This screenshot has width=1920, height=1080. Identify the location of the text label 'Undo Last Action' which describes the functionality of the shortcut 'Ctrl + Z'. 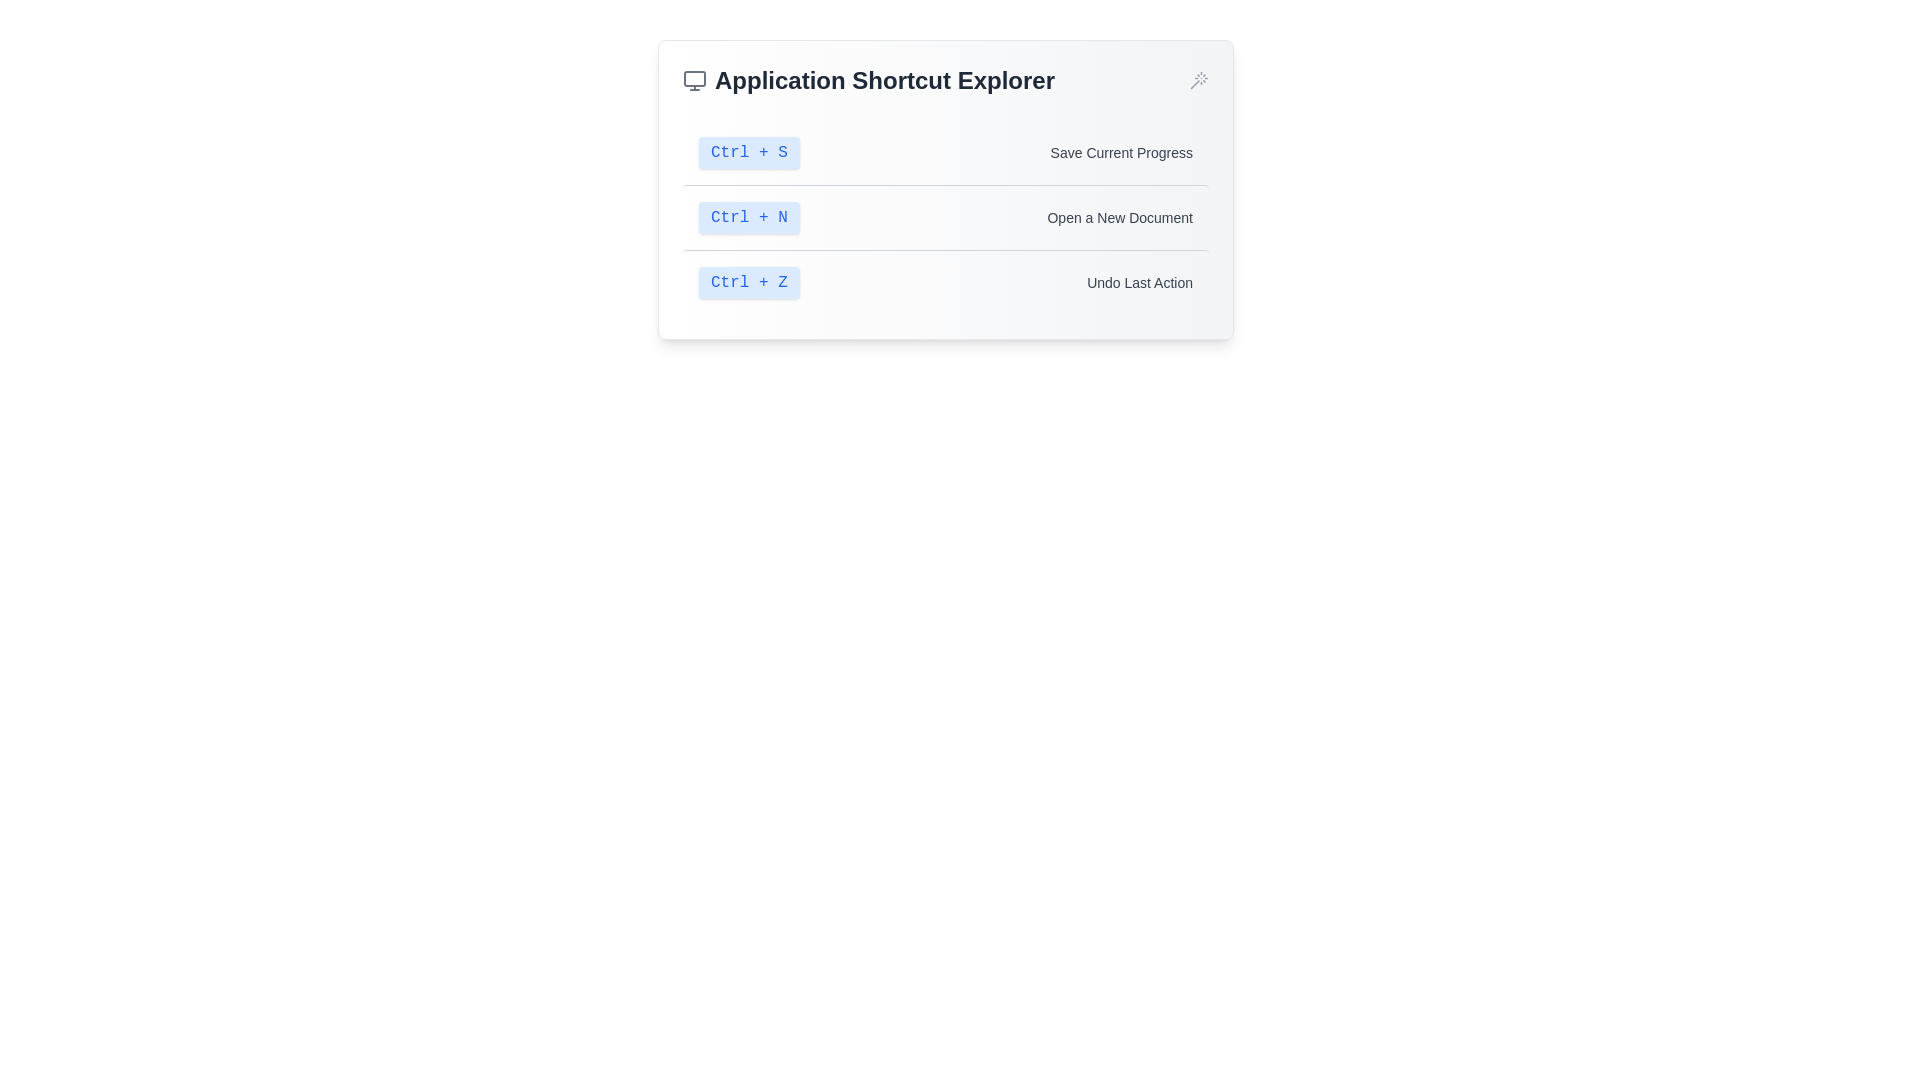
(1140, 282).